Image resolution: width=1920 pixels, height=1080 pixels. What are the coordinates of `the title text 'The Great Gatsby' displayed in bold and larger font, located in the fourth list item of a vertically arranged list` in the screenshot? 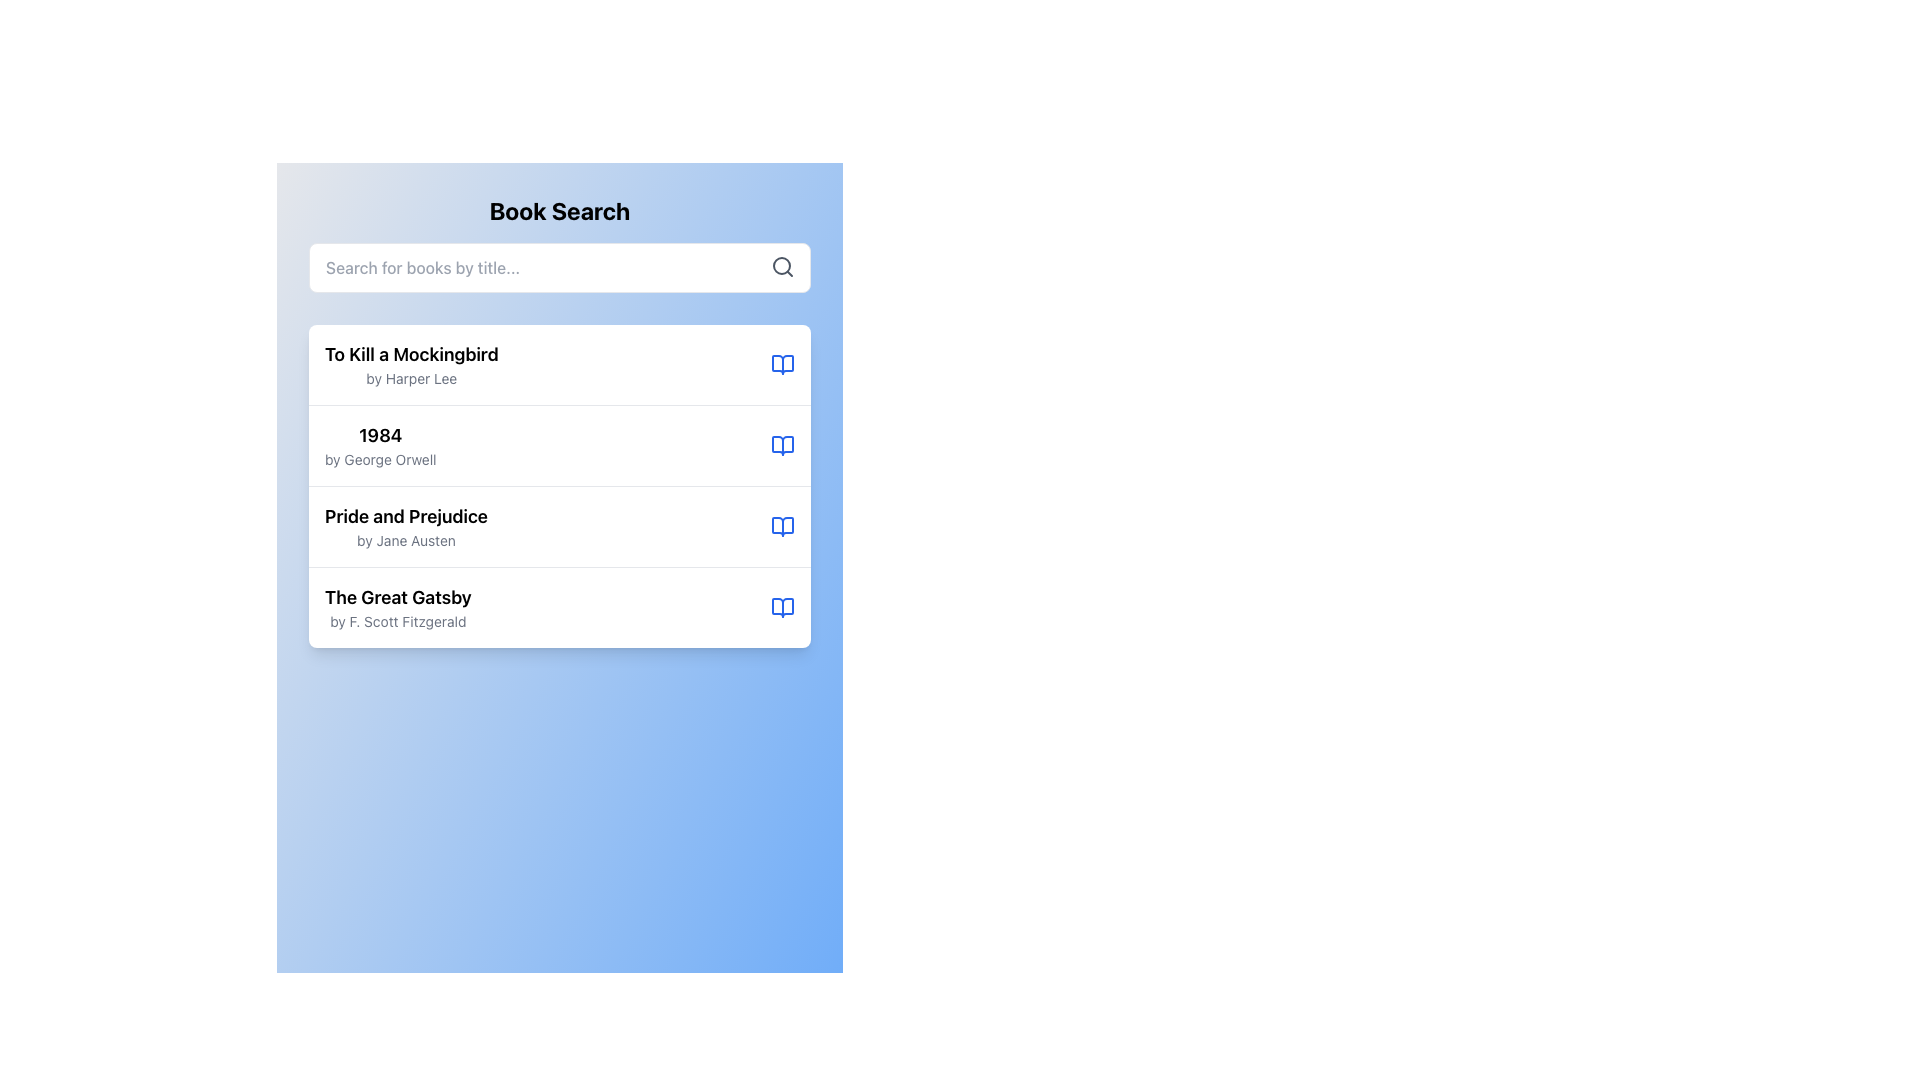 It's located at (398, 596).